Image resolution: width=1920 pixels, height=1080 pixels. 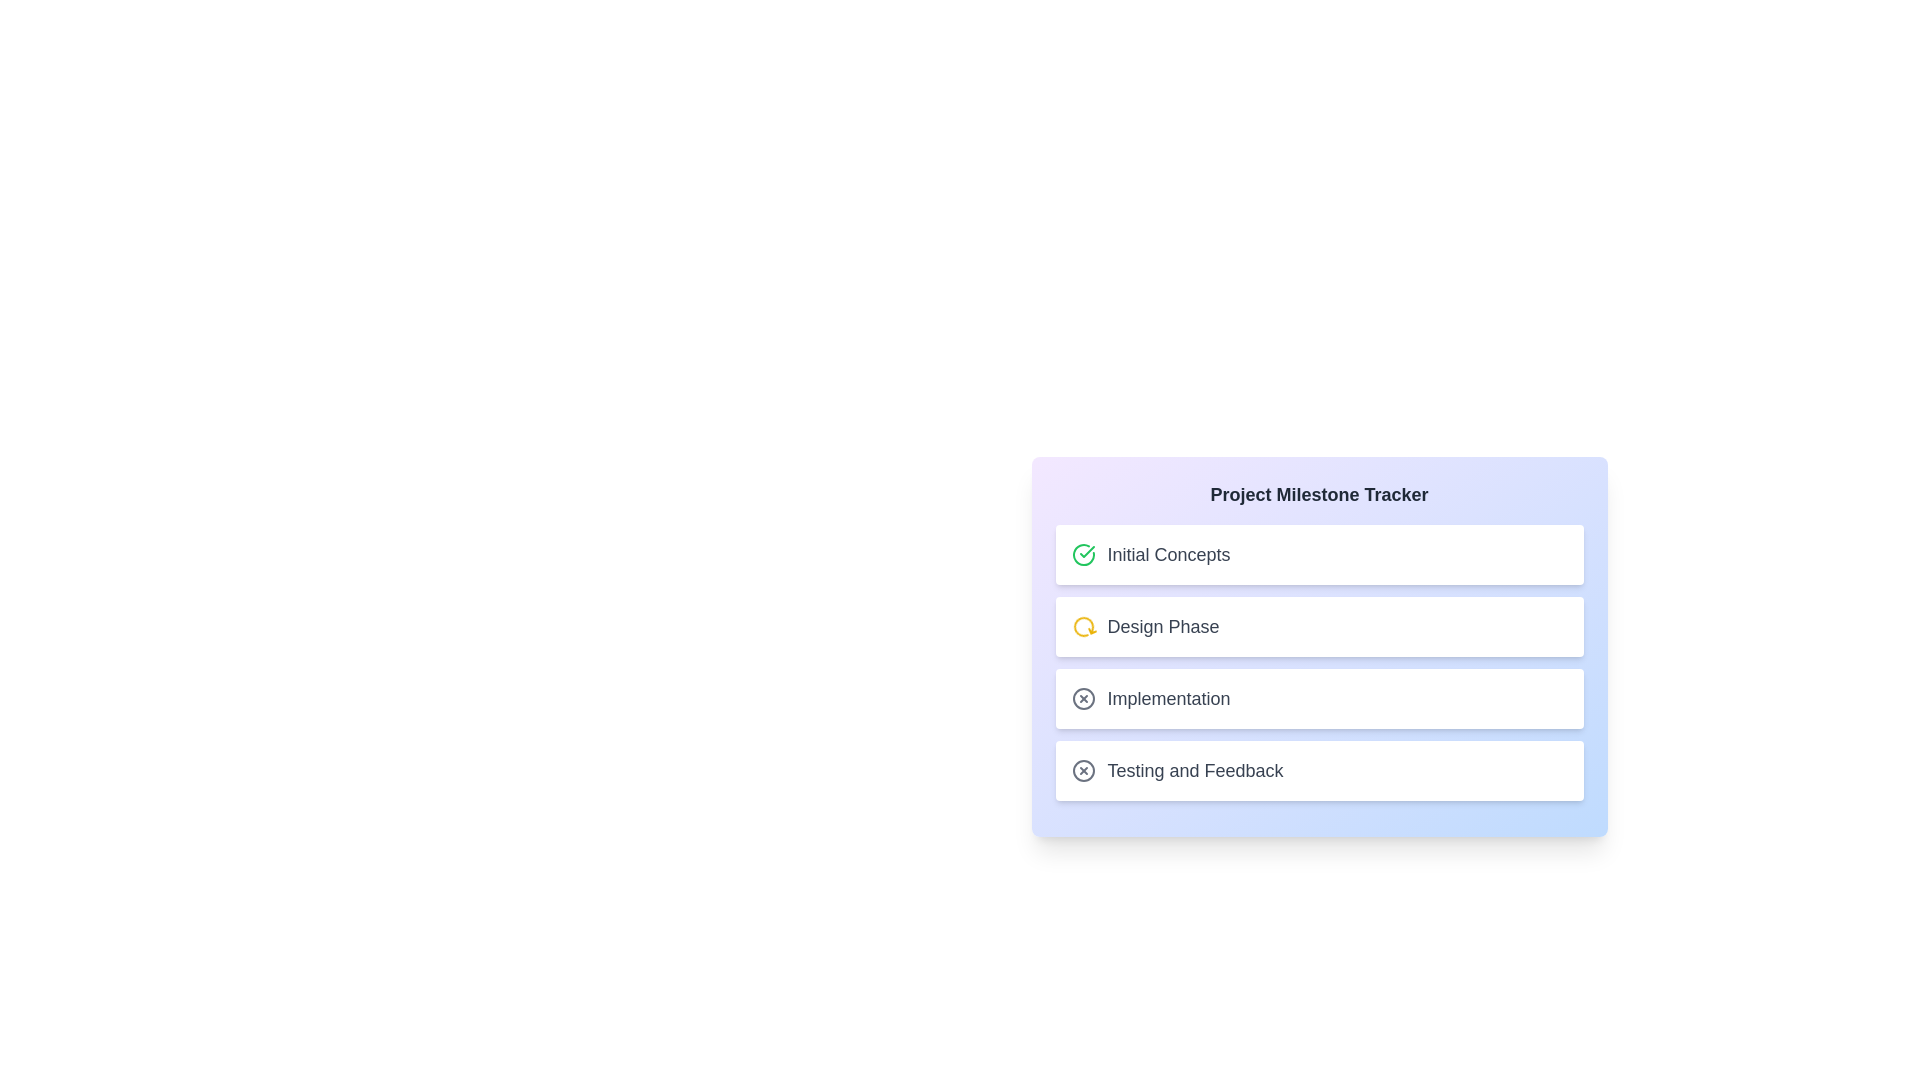 What do you see at coordinates (1145, 626) in the screenshot?
I see `the 'Design Phase' milestone indicator` at bounding box center [1145, 626].